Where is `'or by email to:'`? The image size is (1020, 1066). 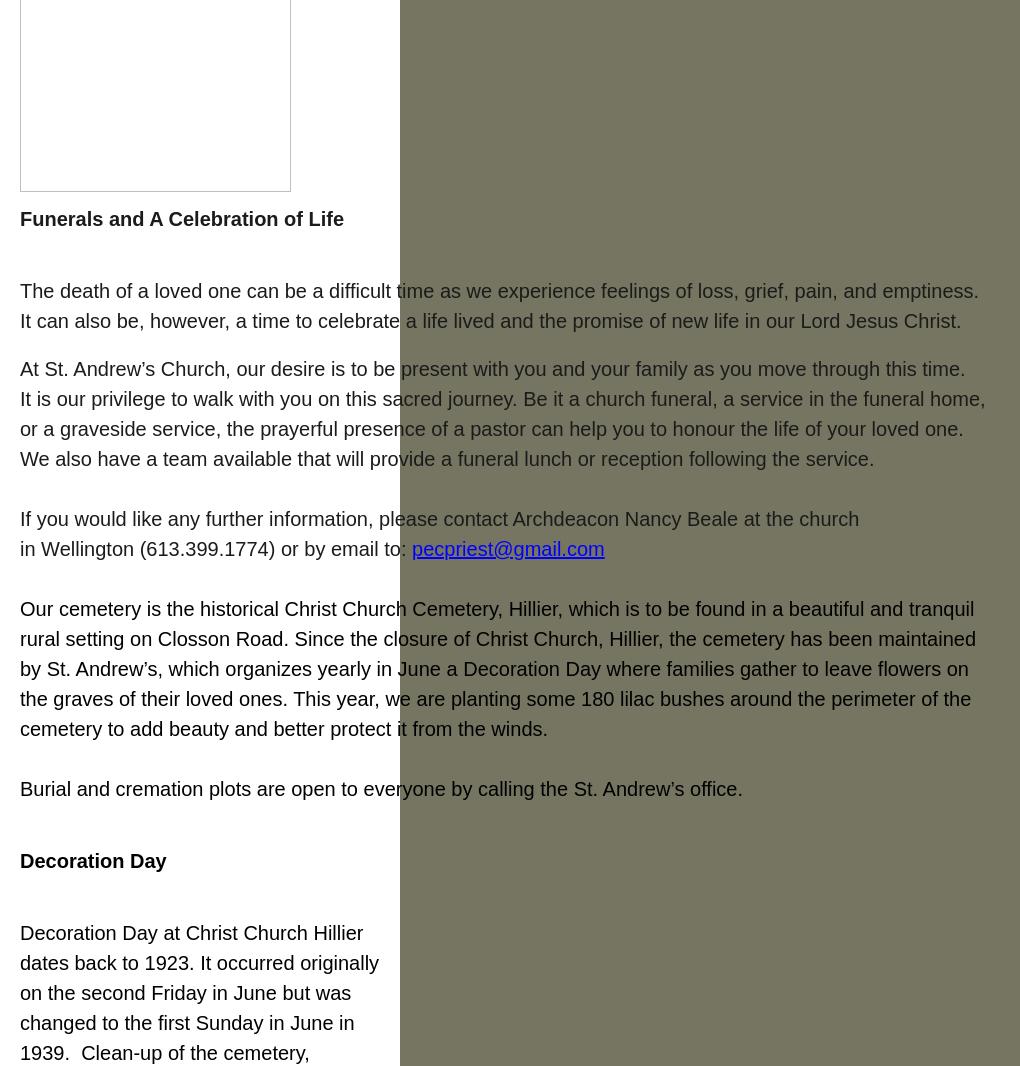
'or by email to:' is located at coordinates (344, 547).